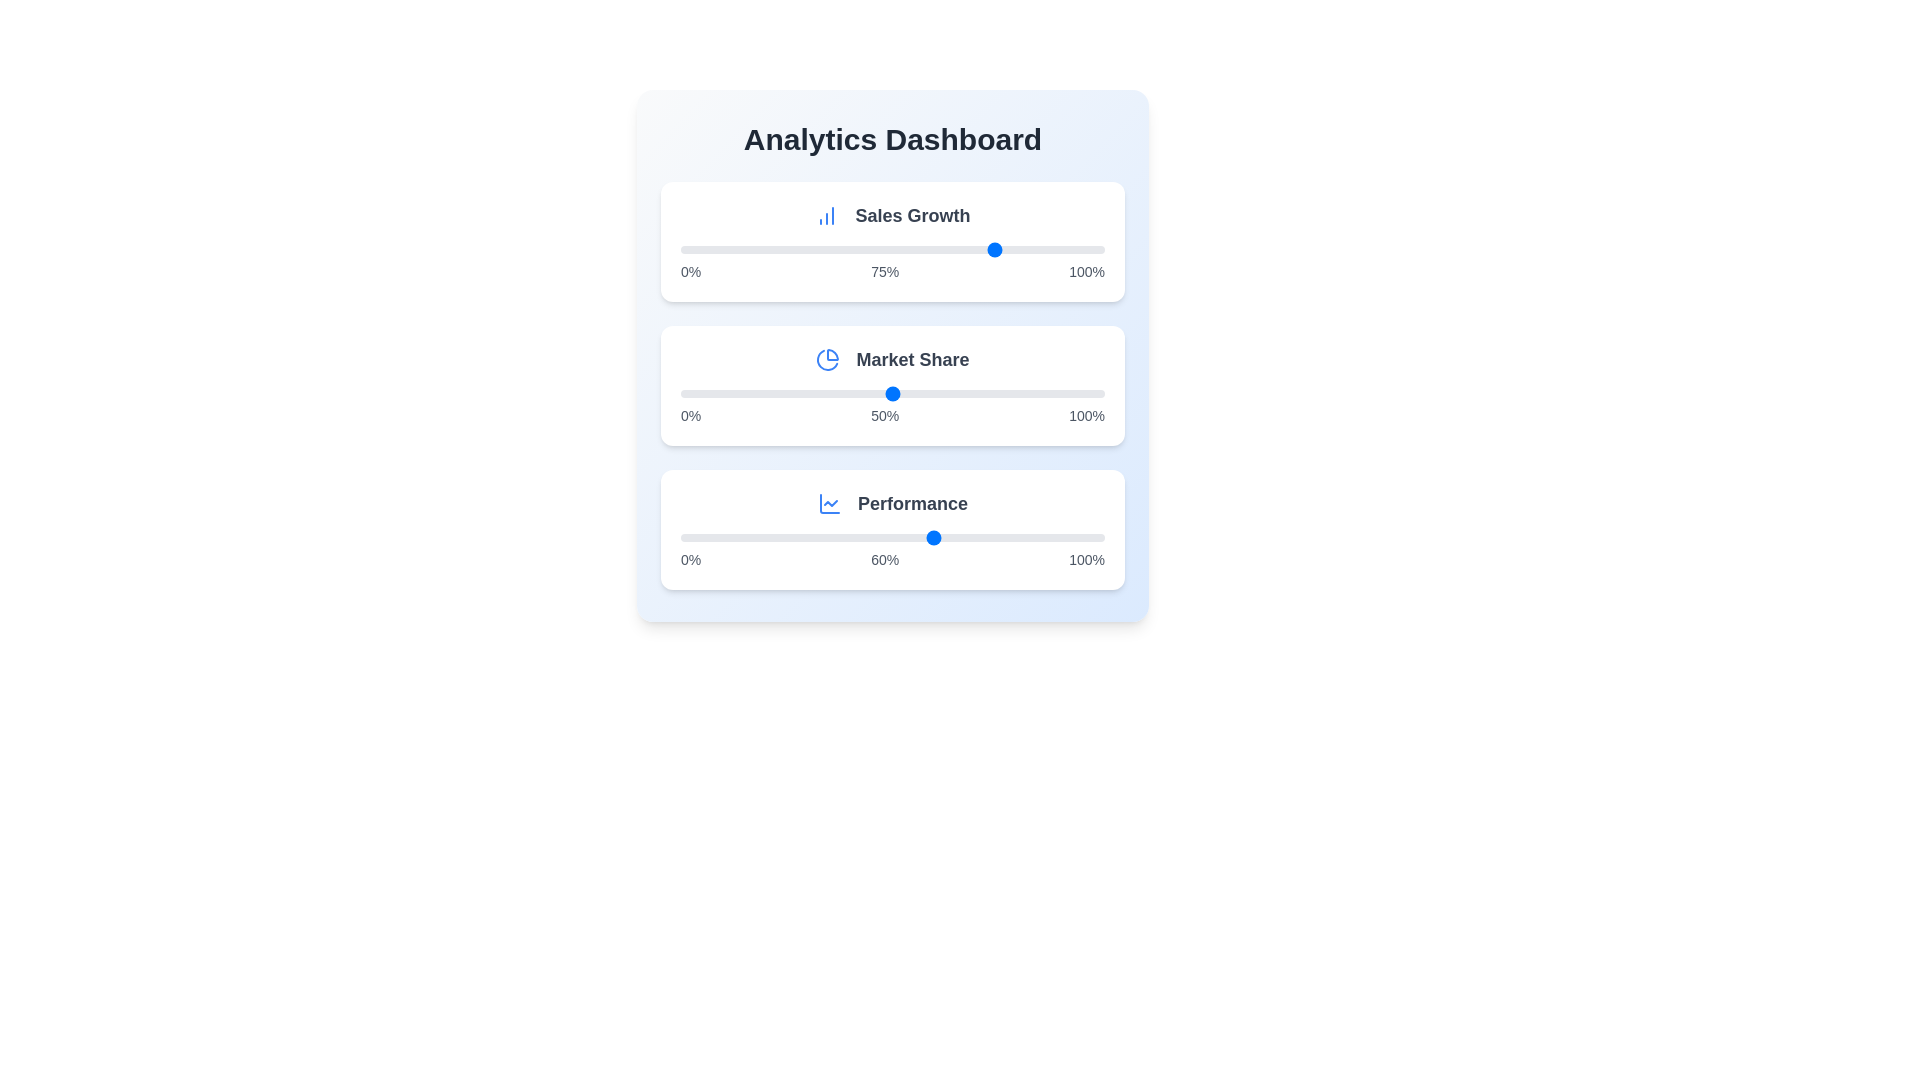 Image resolution: width=1920 pixels, height=1080 pixels. What do you see at coordinates (781, 536) in the screenshot?
I see `the 'Performance' slider to 24 percent` at bounding box center [781, 536].